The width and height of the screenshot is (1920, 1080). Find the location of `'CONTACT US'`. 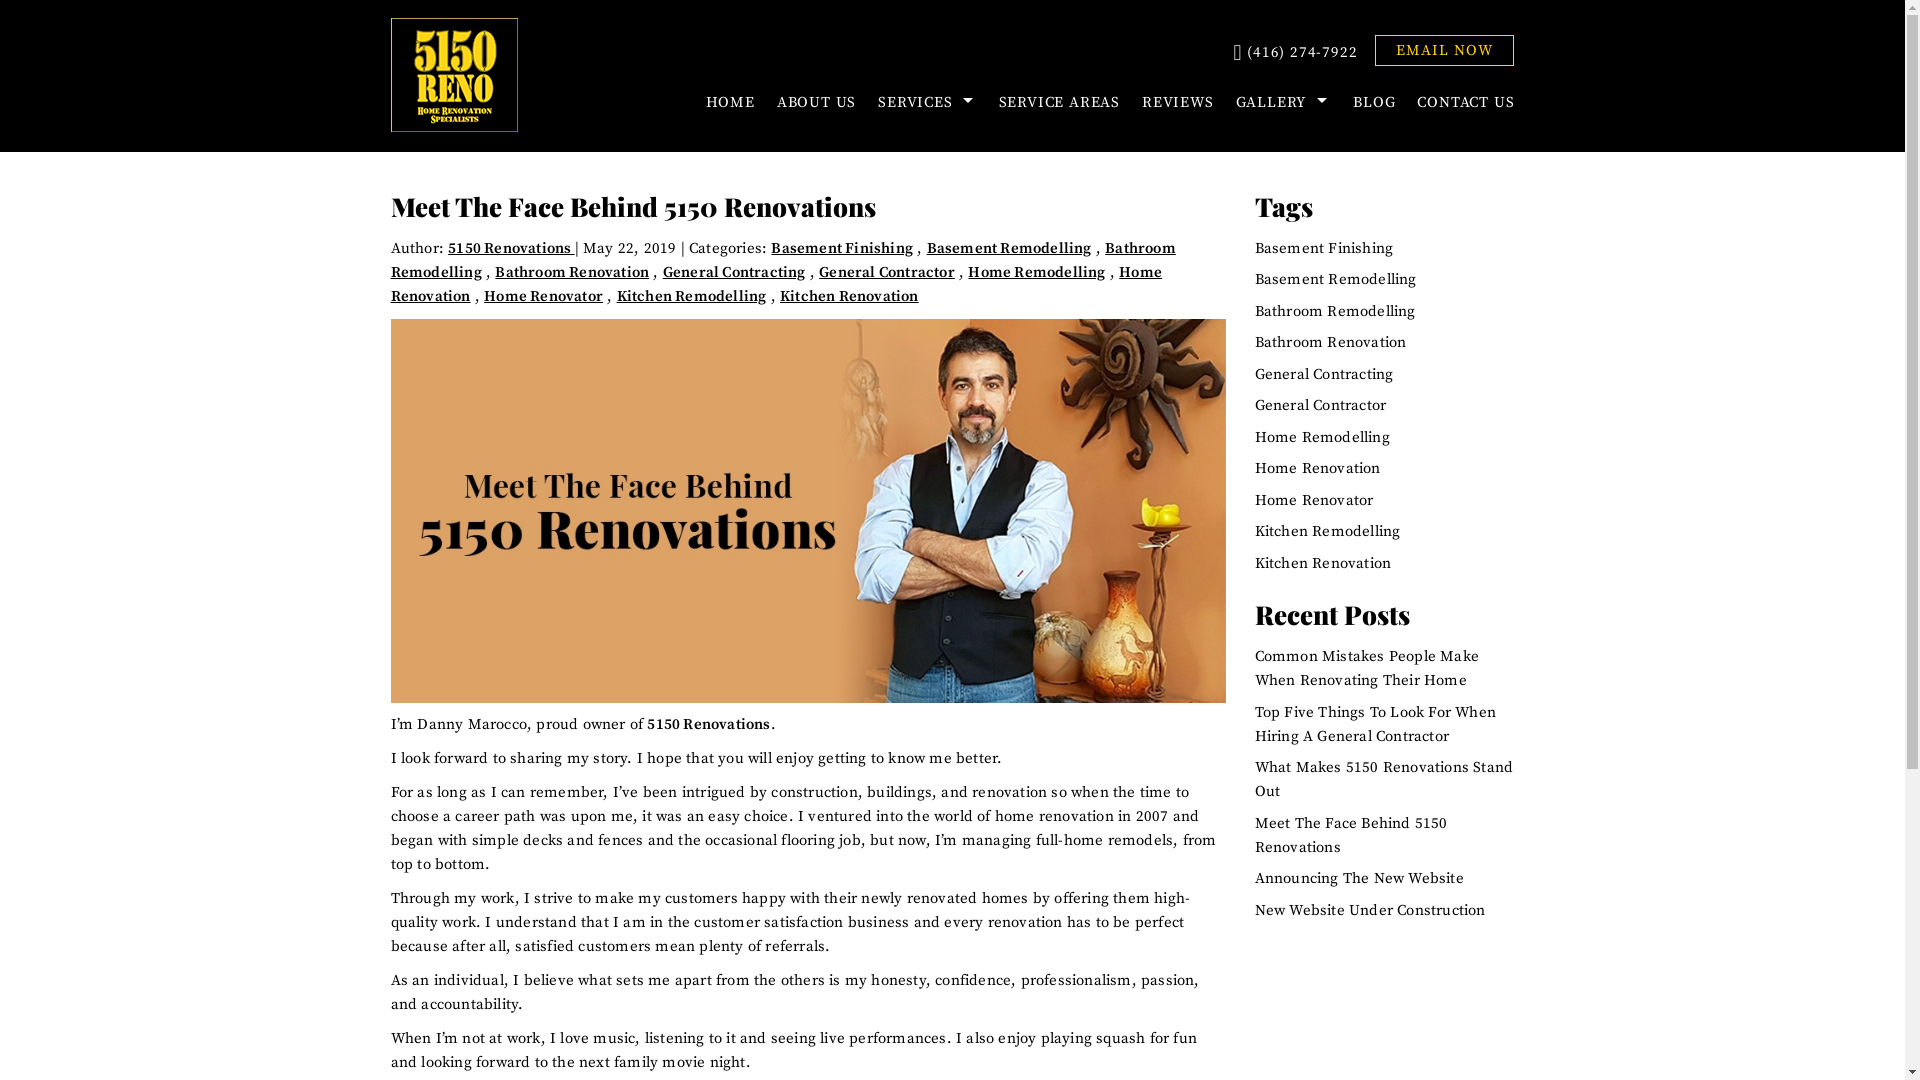

'CONTACT US' is located at coordinates (1459, 102).